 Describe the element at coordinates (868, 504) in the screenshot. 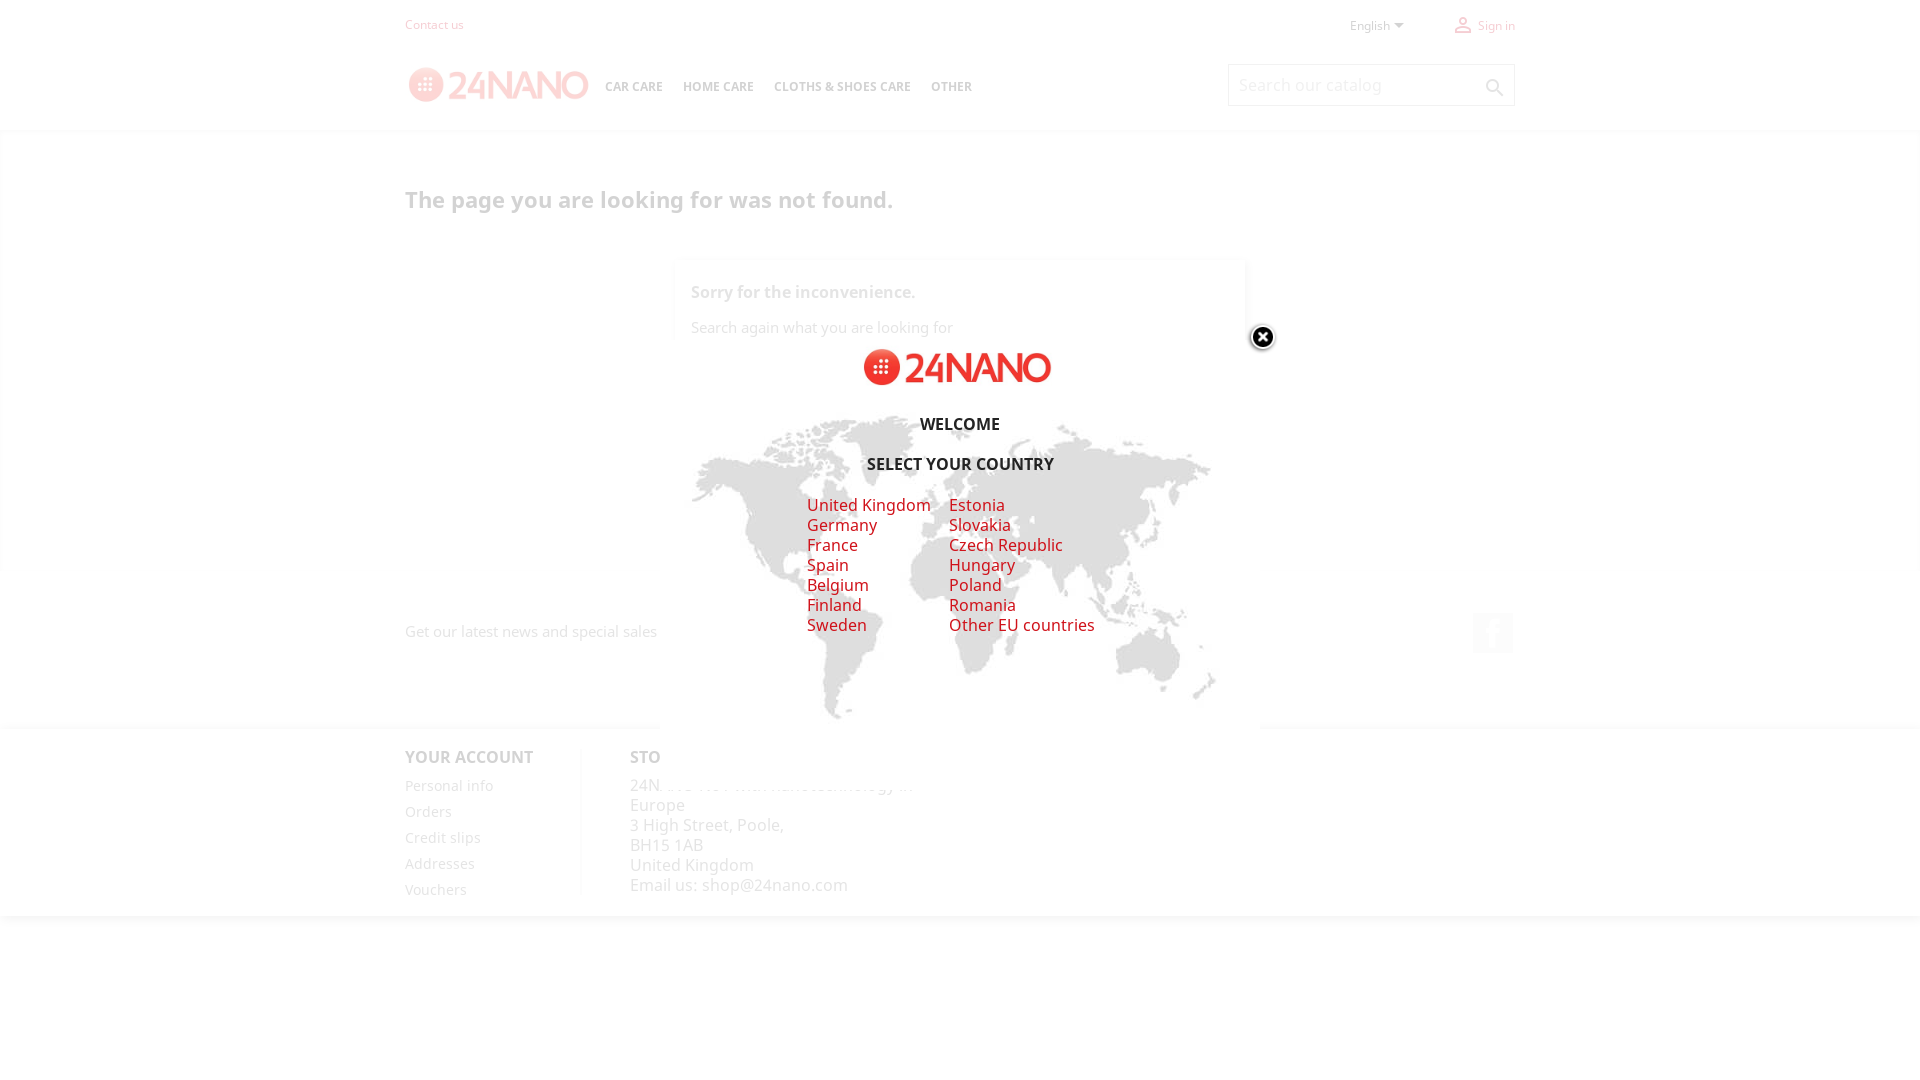

I see `'United Kingdom'` at that location.